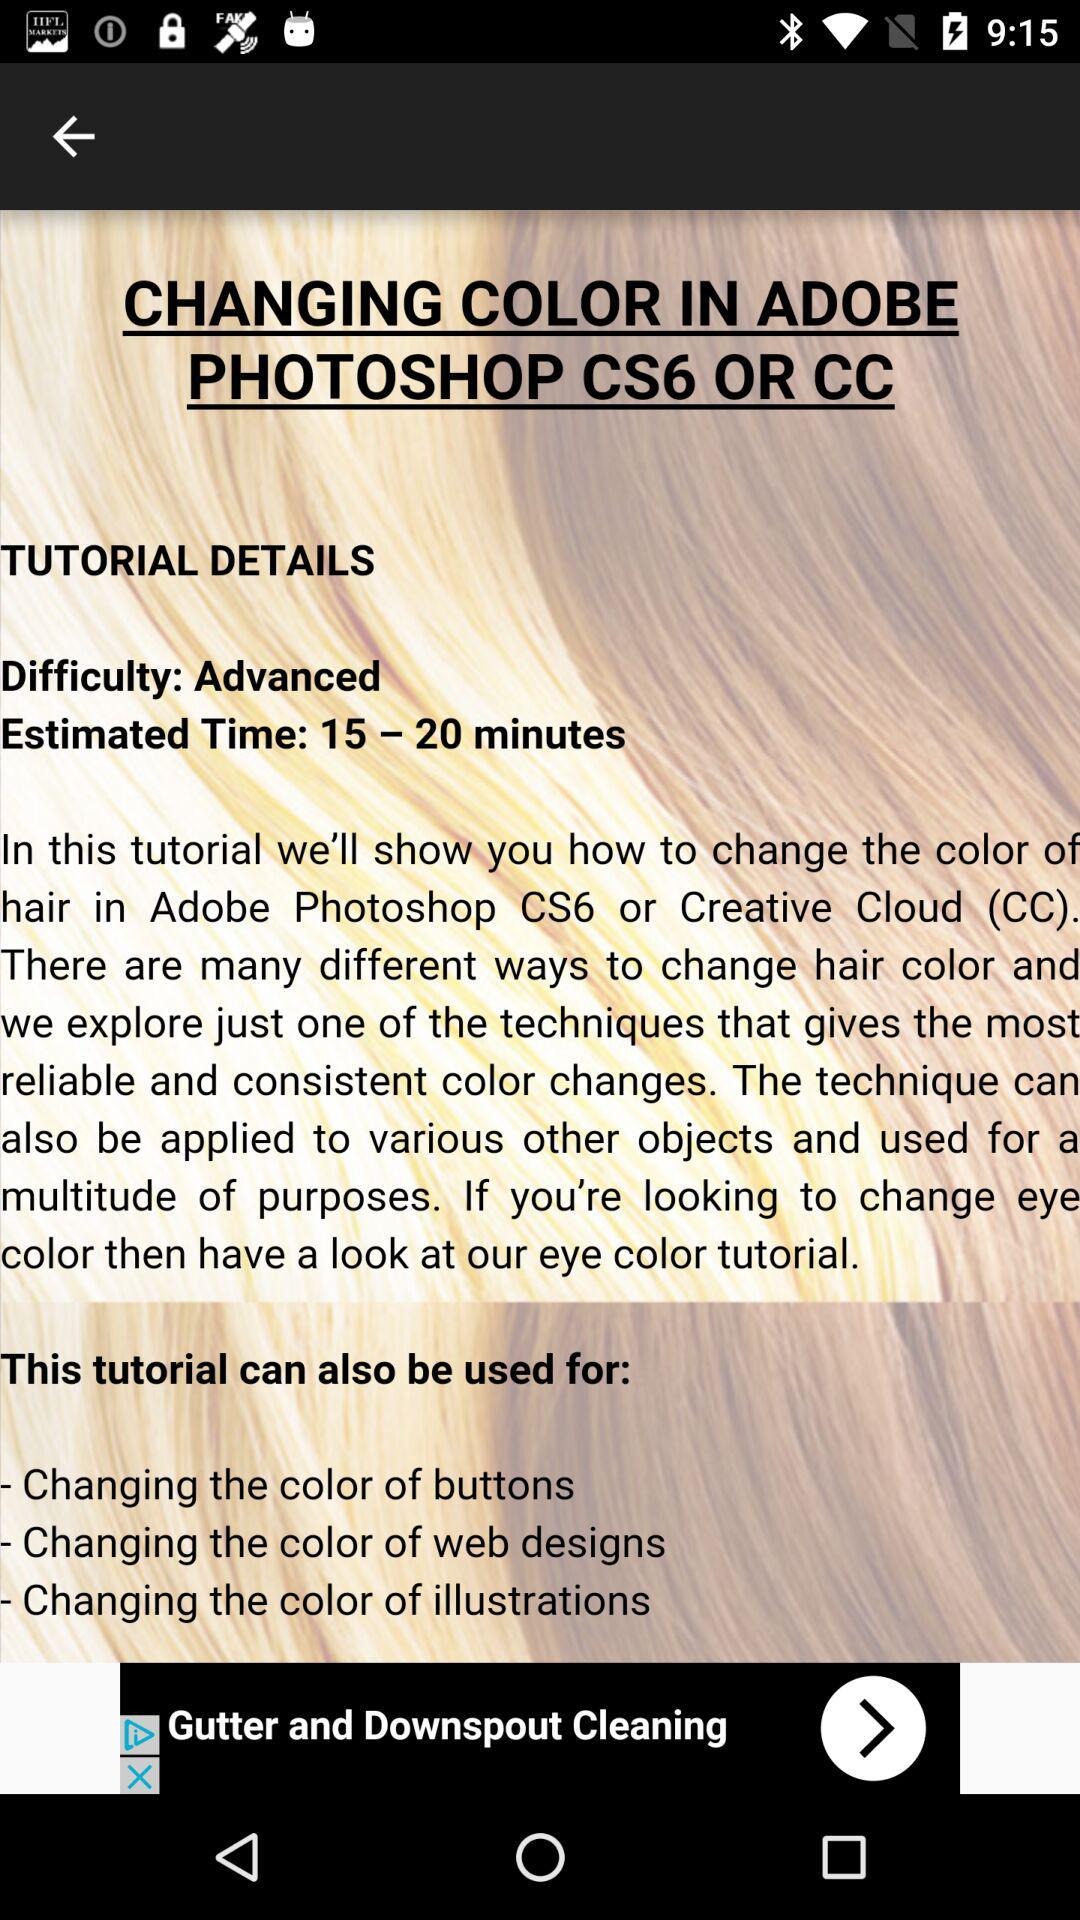  I want to click on show the advertisement, so click(540, 1727).